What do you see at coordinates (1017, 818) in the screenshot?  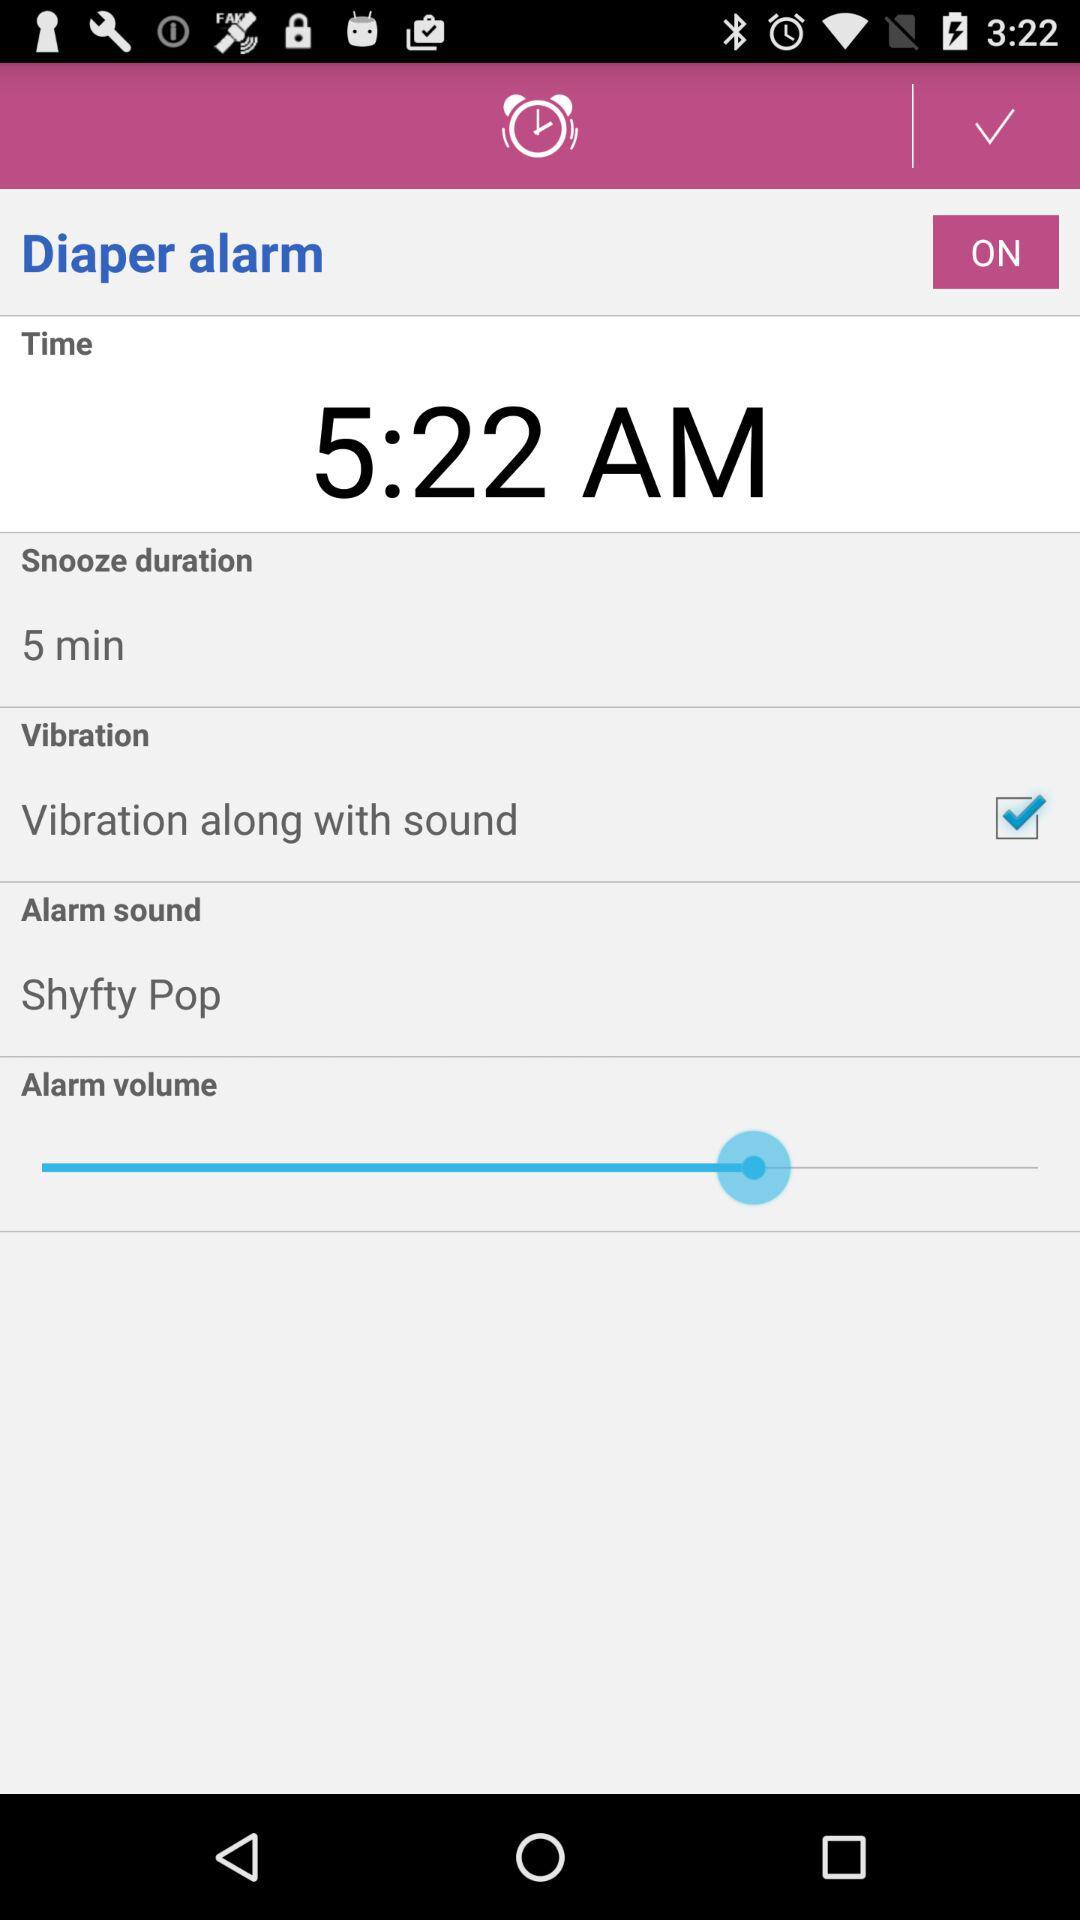 I see `vibration along with sound` at bounding box center [1017, 818].